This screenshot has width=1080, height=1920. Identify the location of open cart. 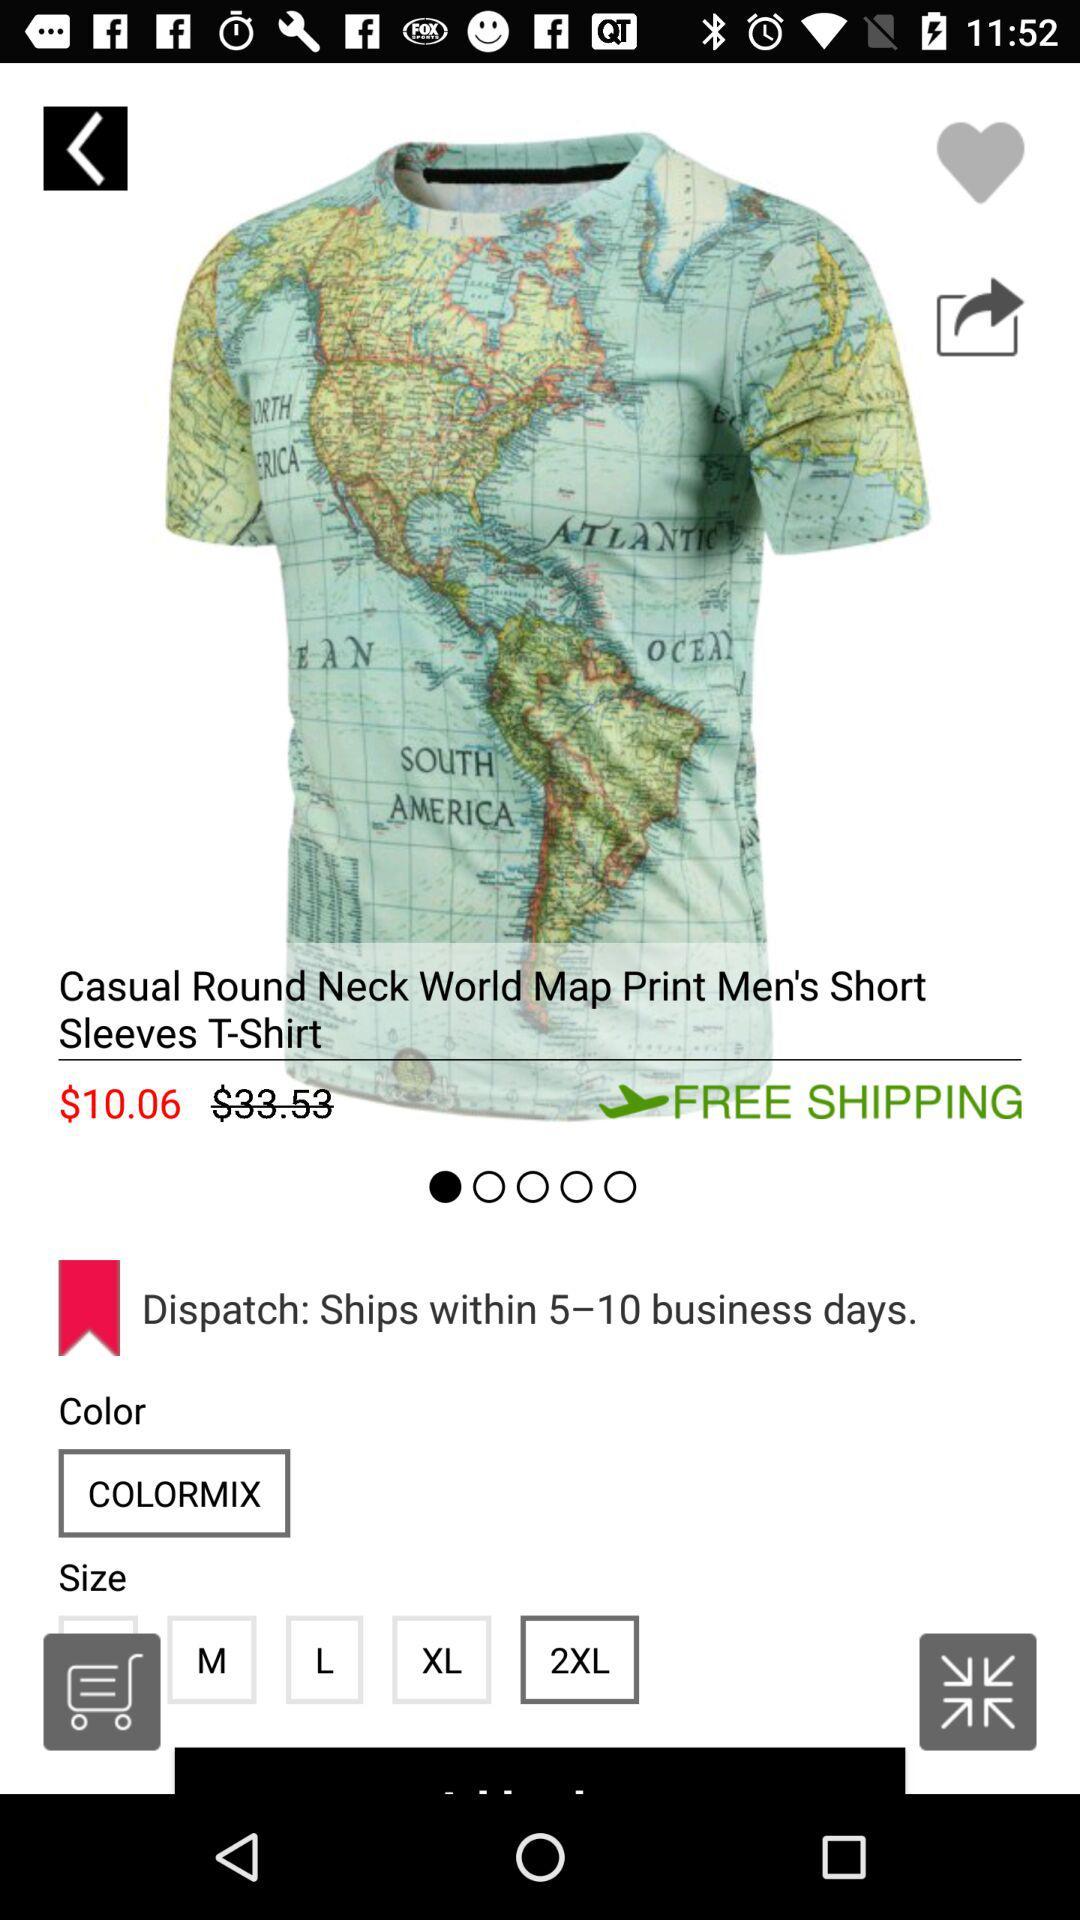
(101, 1691).